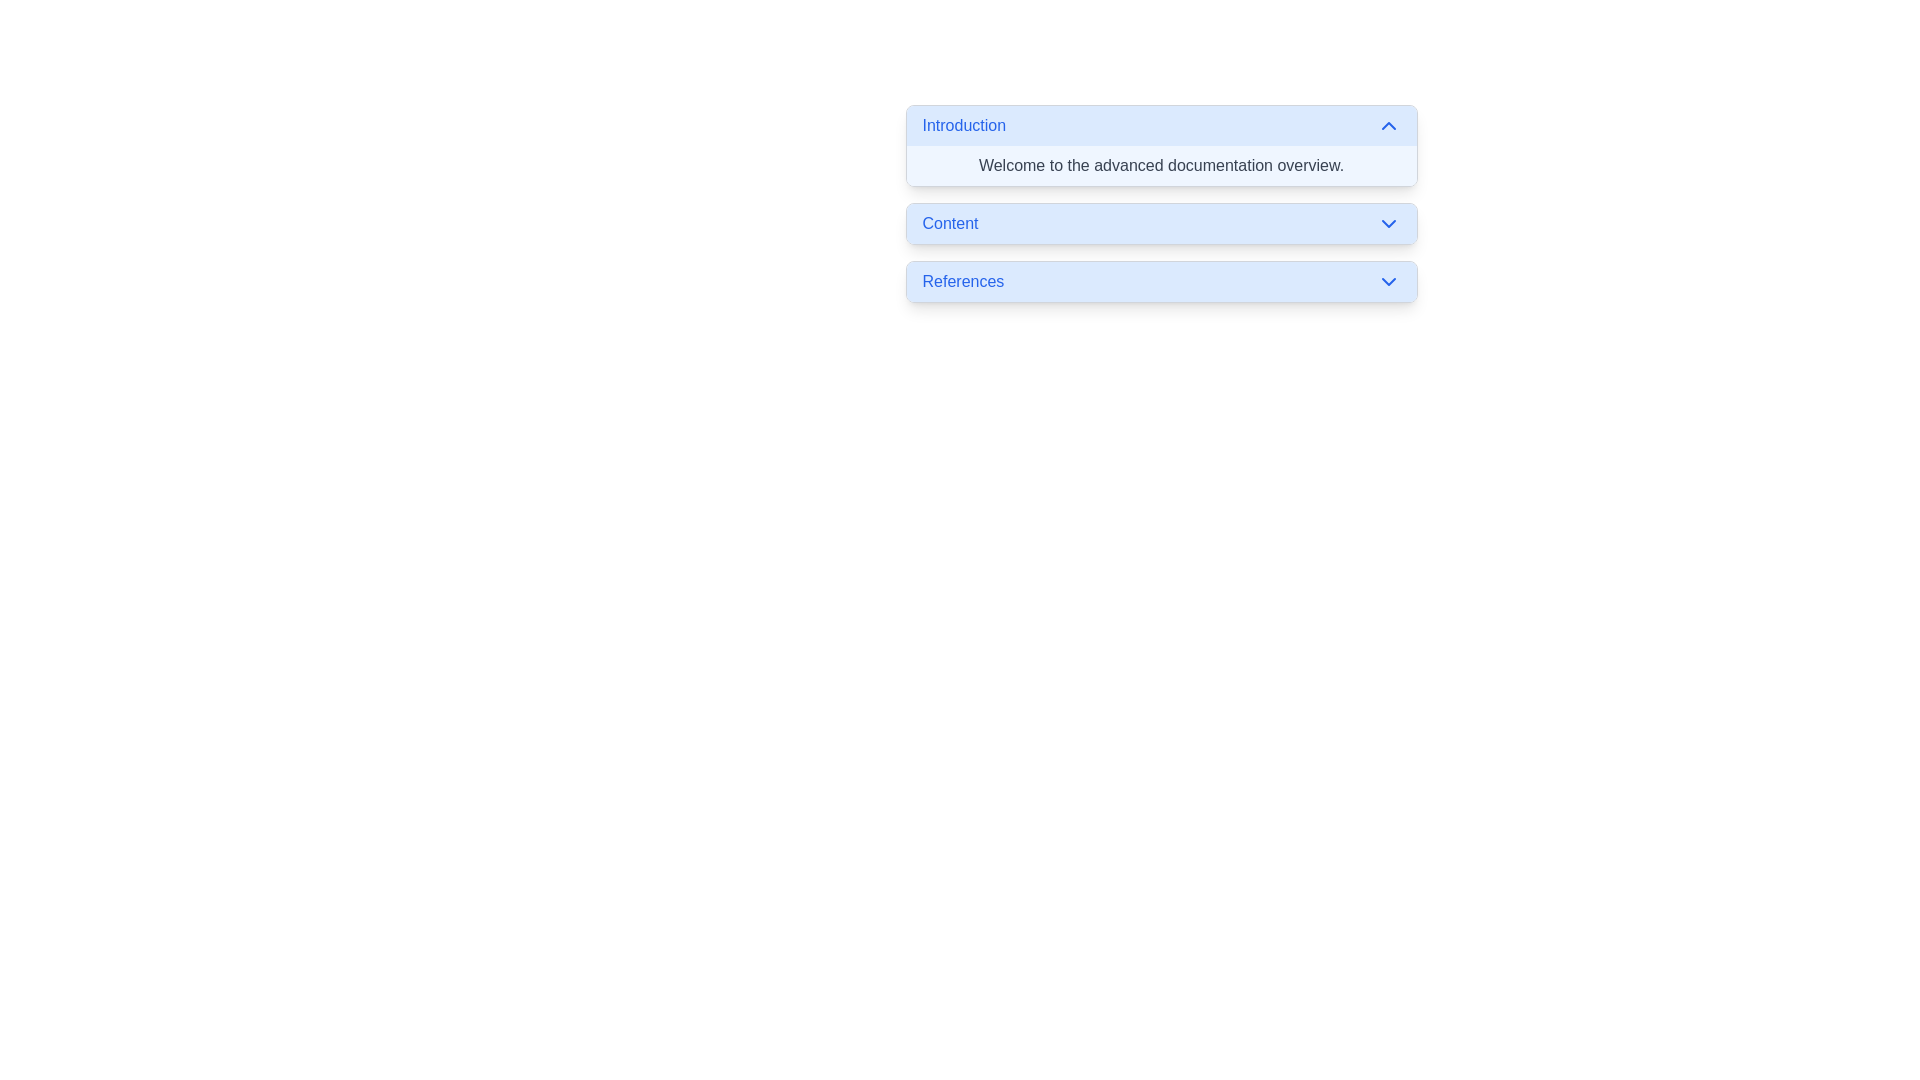 The width and height of the screenshot is (1920, 1080). What do you see at coordinates (1161, 223) in the screenshot?
I see `the toggle button for expanding or collapsing the 'Content' section, positioned between 'Introduction' and 'References' in the vertical list` at bounding box center [1161, 223].